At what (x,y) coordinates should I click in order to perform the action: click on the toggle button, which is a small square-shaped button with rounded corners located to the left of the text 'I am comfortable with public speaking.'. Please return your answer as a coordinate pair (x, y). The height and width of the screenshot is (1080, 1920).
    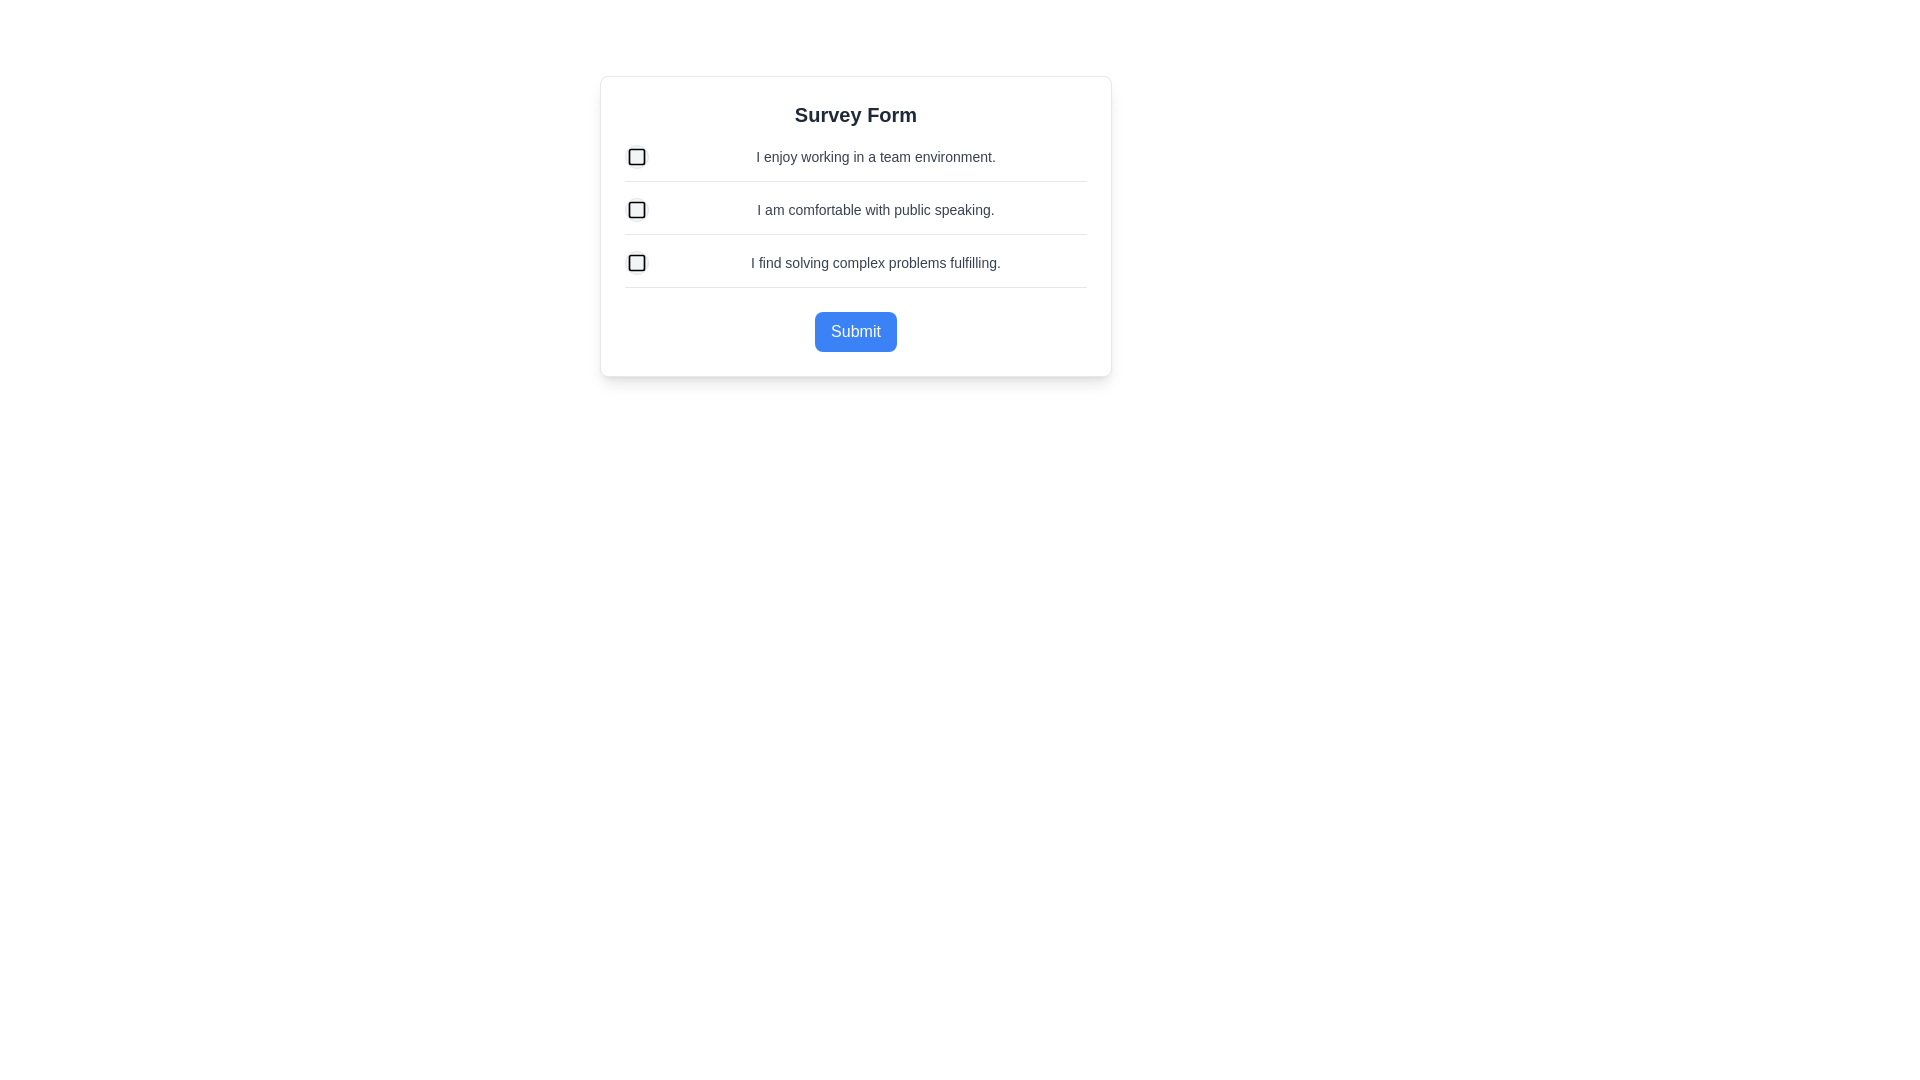
    Looking at the image, I should click on (636, 209).